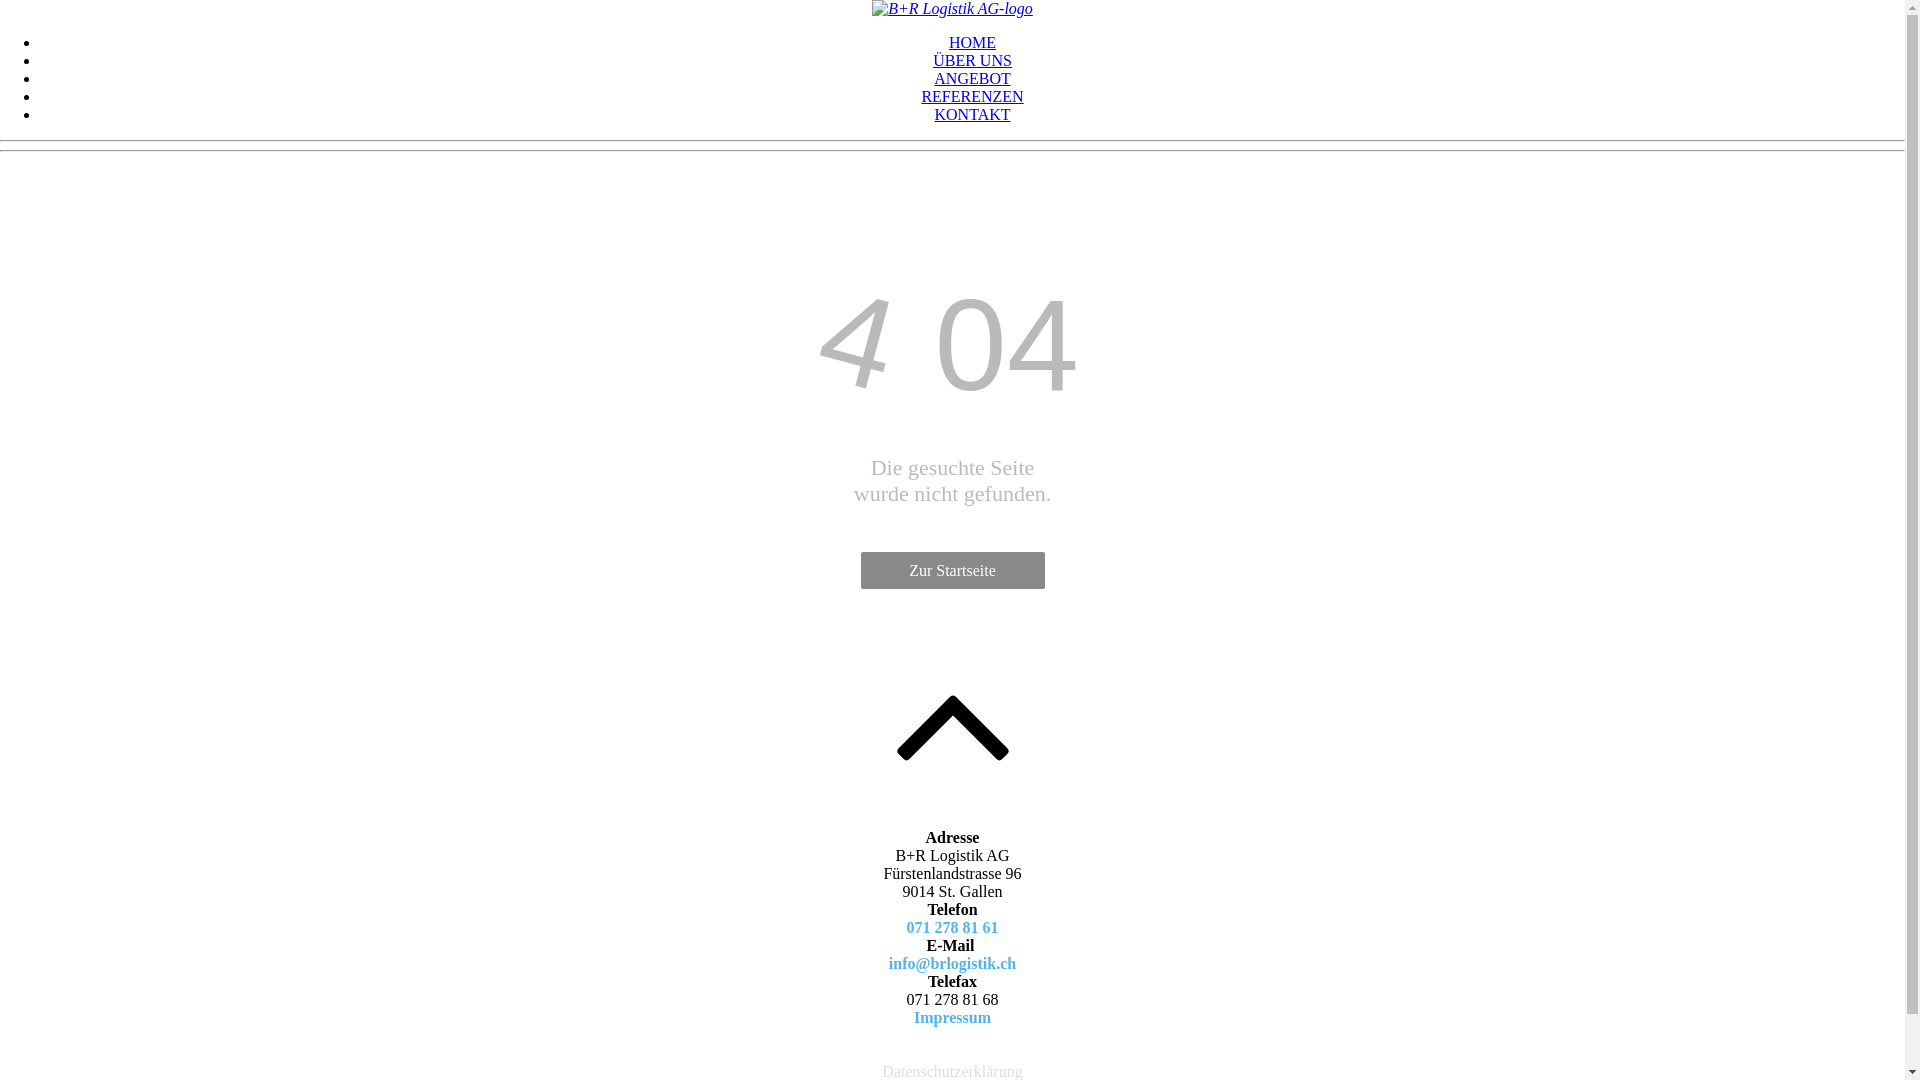  What do you see at coordinates (887, 962) in the screenshot?
I see `'info@brlogistik.ch'` at bounding box center [887, 962].